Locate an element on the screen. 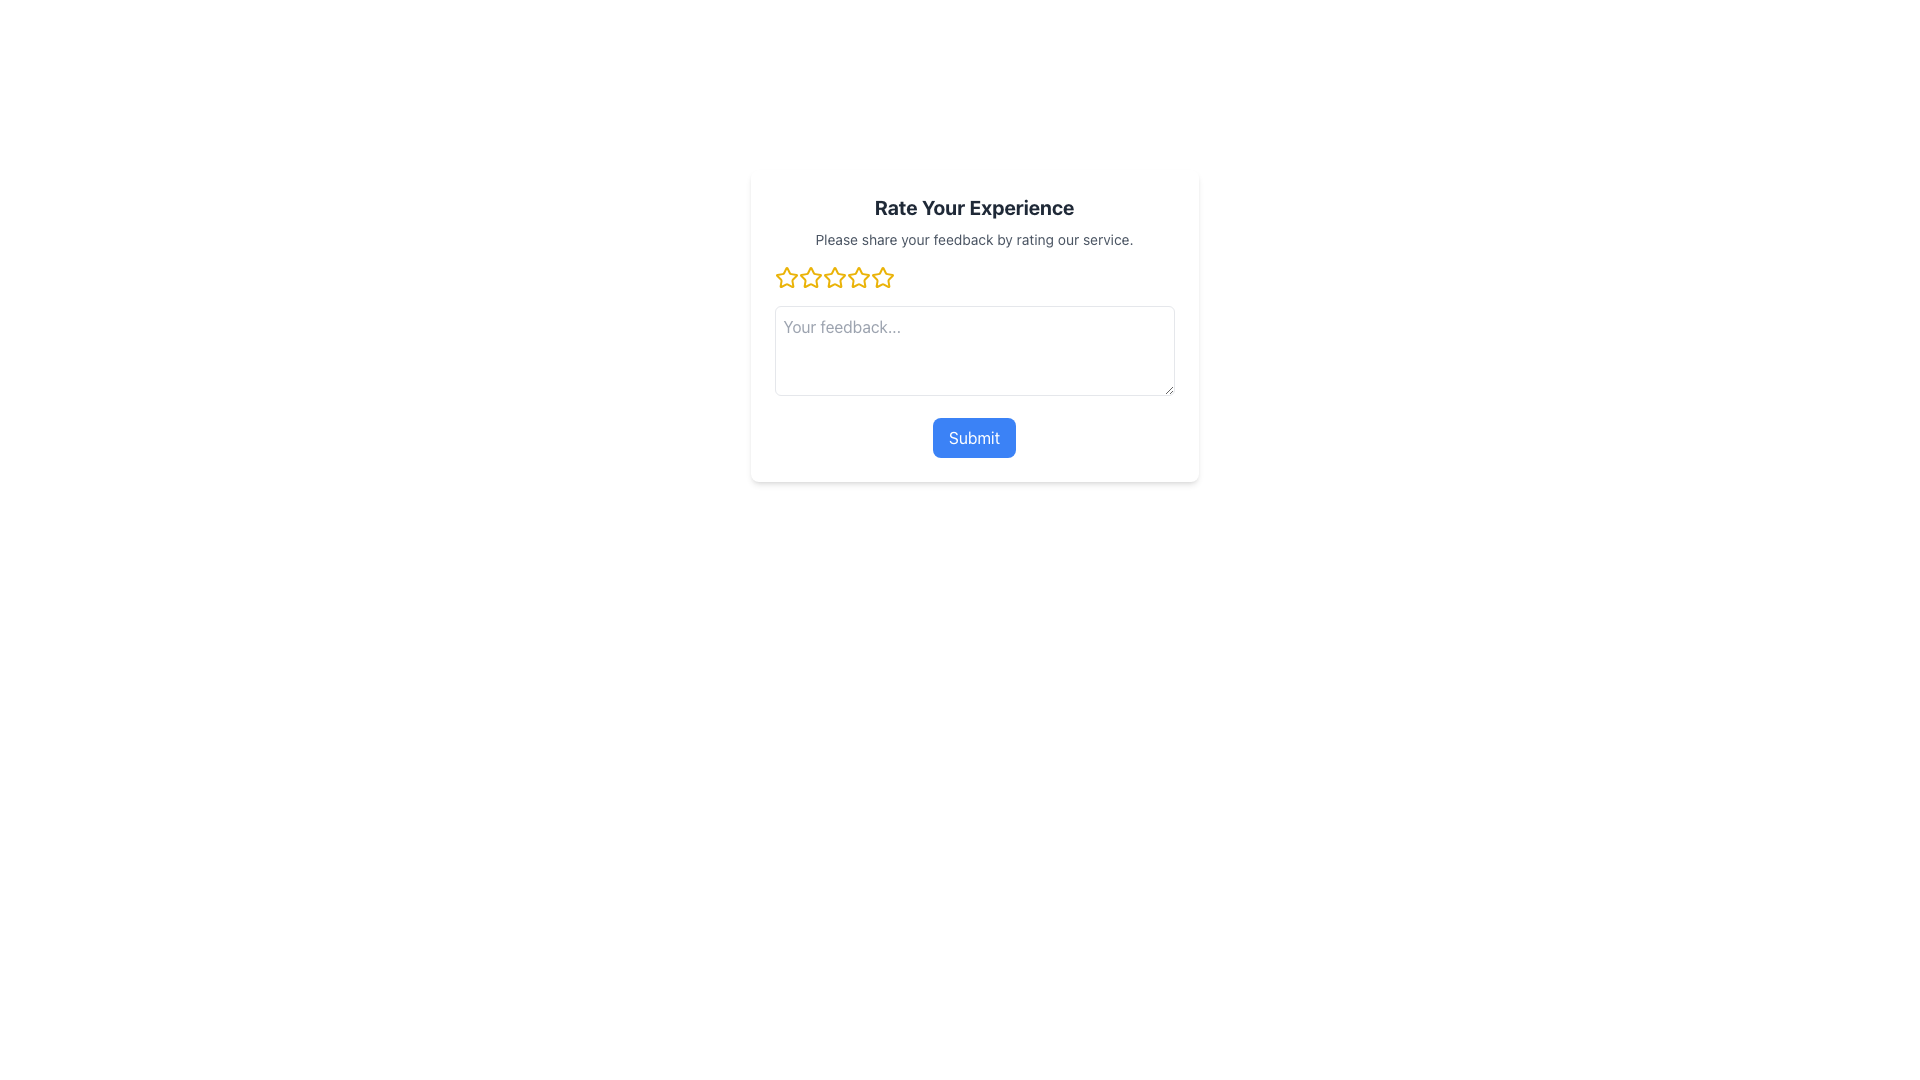  the second star in the 5-star rating scale is located at coordinates (810, 277).